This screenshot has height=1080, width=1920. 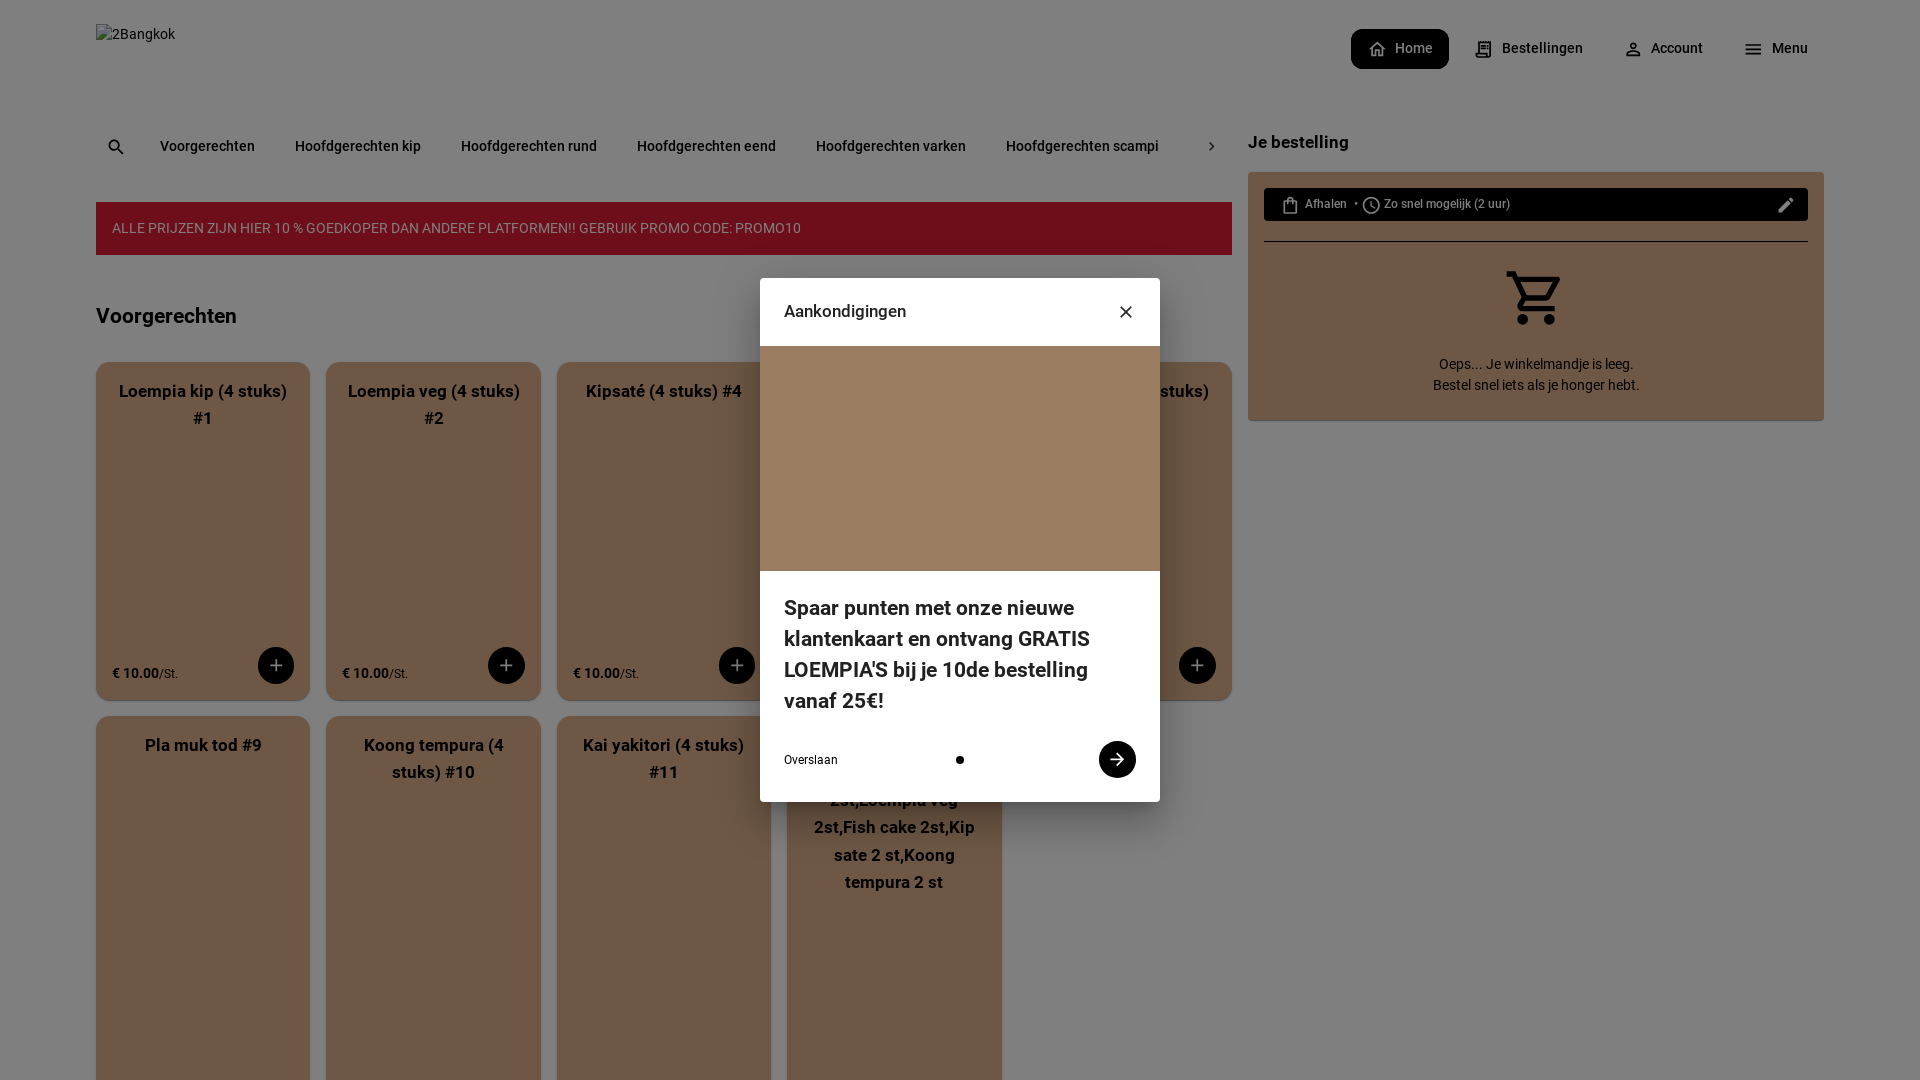 What do you see at coordinates (143, 146) in the screenshot?
I see `'Voorgerechten'` at bounding box center [143, 146].